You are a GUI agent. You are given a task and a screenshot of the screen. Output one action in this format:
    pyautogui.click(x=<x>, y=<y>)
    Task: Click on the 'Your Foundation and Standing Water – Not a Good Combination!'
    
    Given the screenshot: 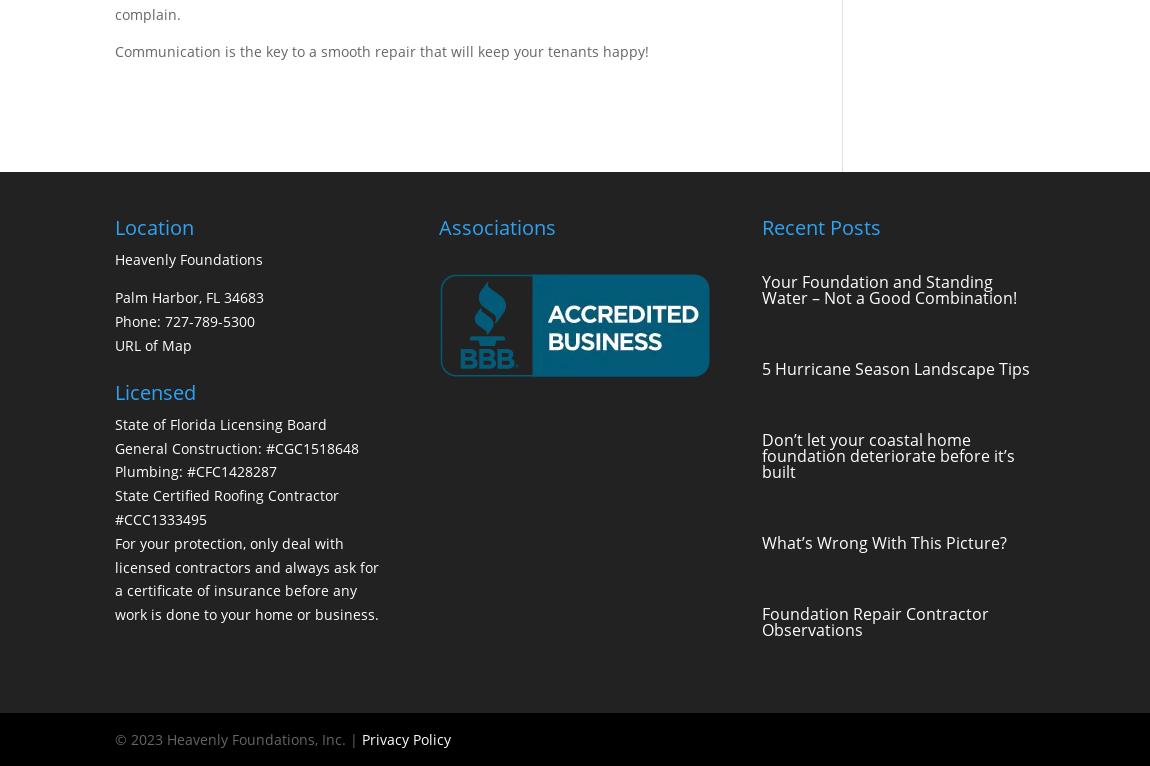 What is the action you would take?
    pyautogui.click(x=889, y=289)
    